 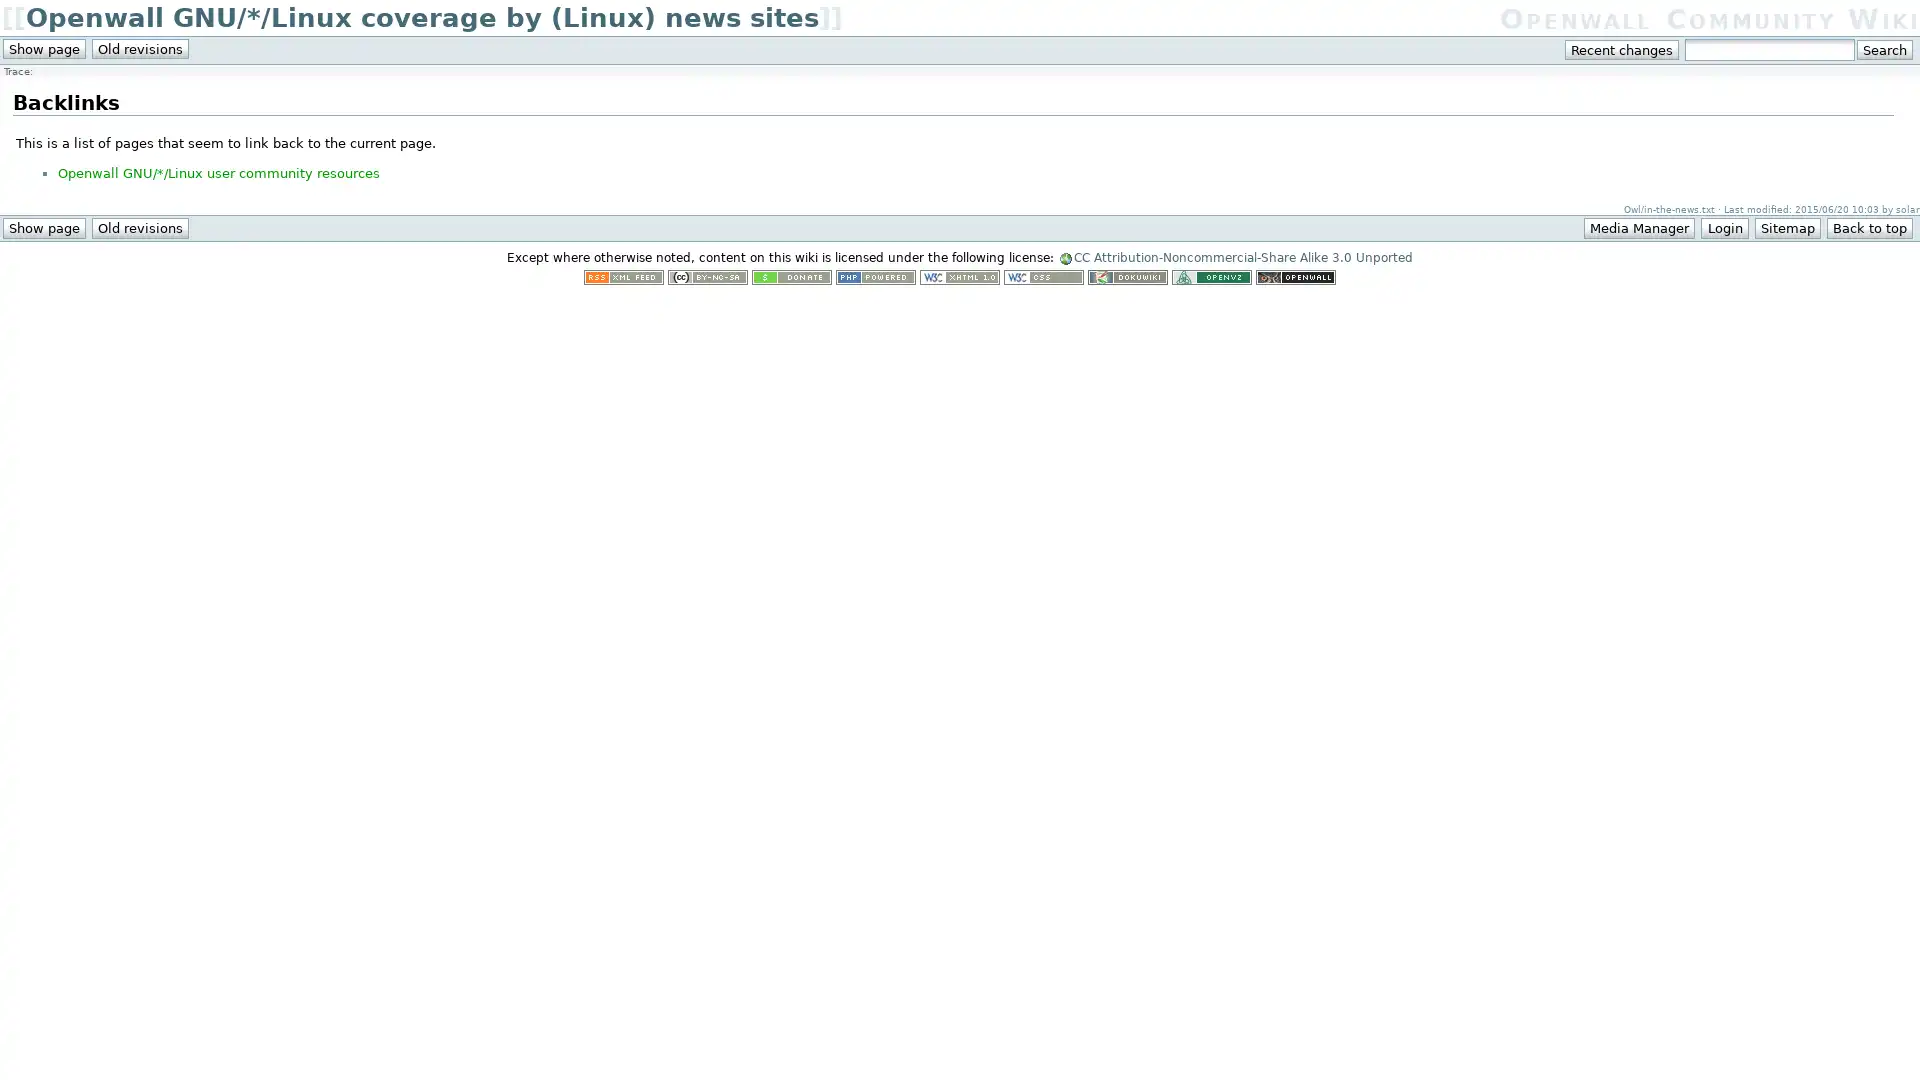 What do you see at coordinates (139, 48) in the screenshot?
I see `Old revisions` at bounding box center [139, 48].